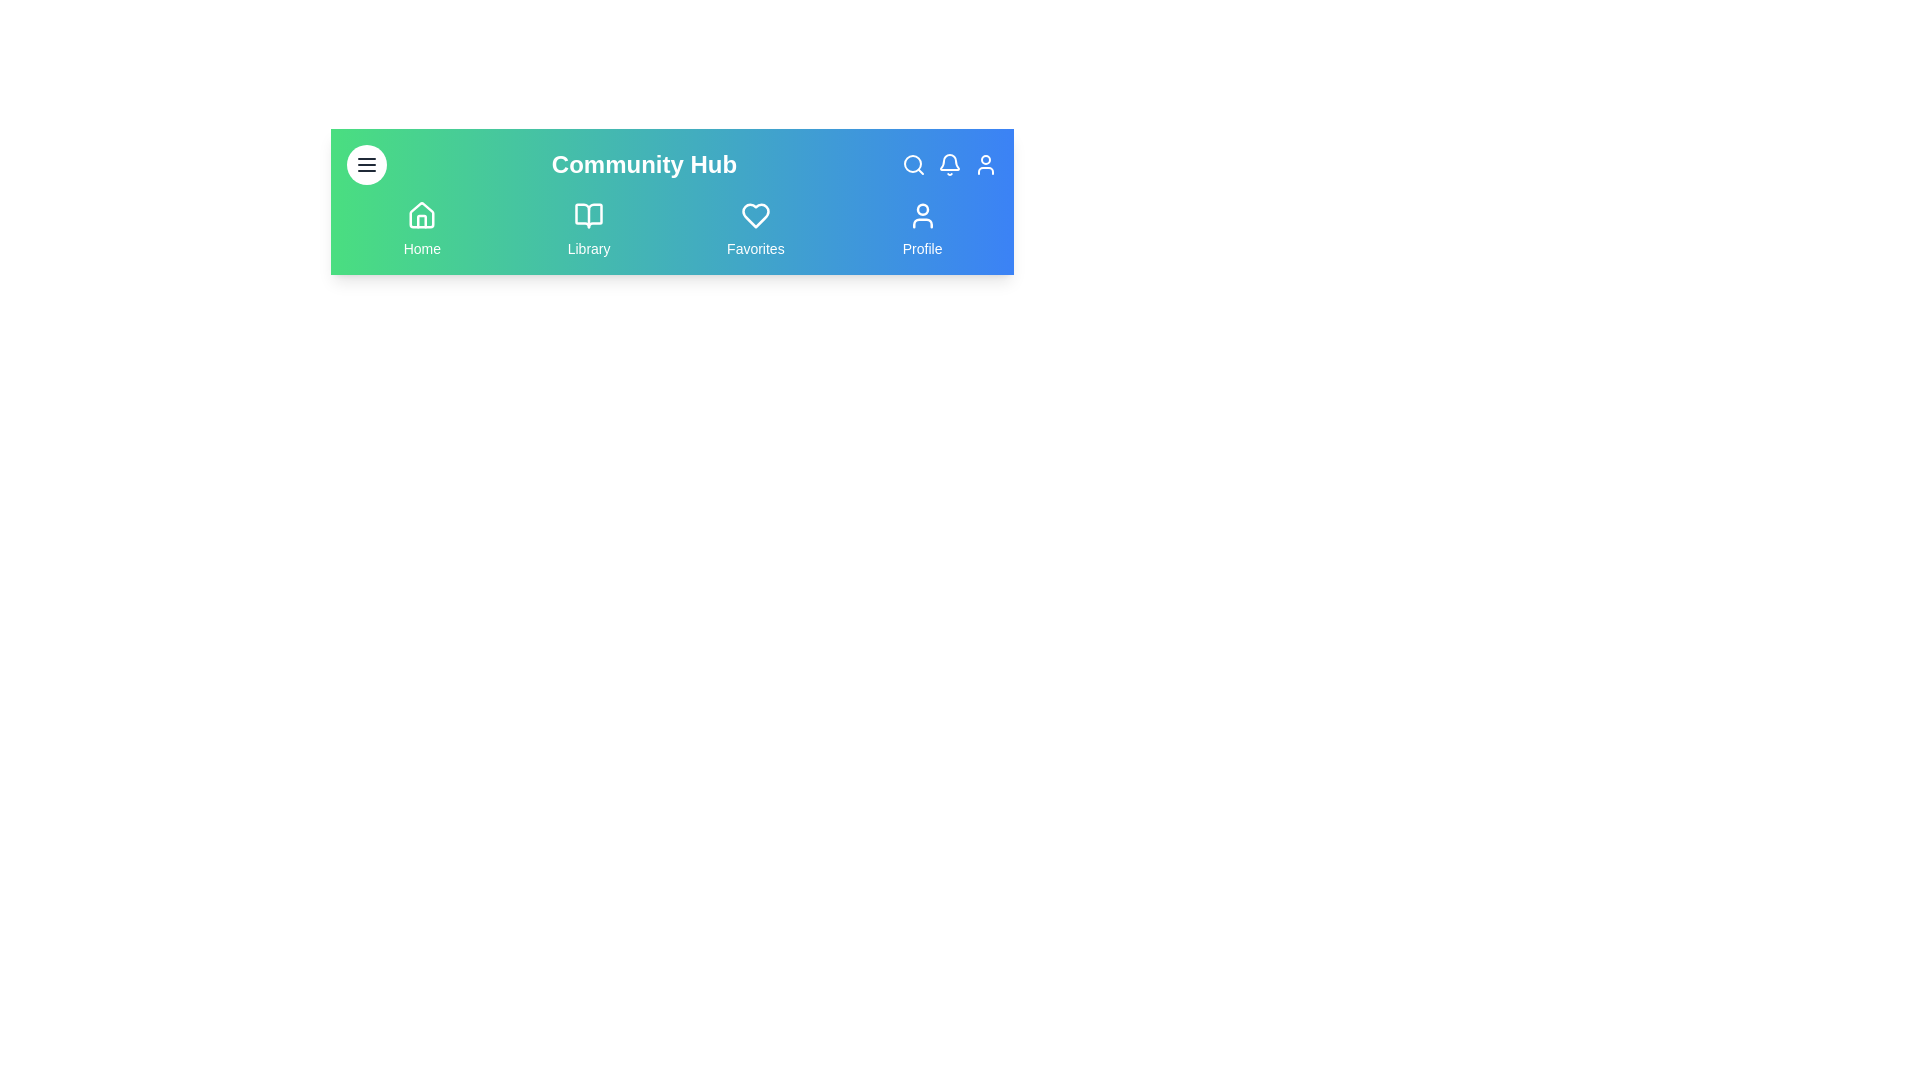 The image size is (1920, 1080). Describe the element at coordinates (754, 229) in the screenshot. I see `the navigation menu item Favorites` at that location.